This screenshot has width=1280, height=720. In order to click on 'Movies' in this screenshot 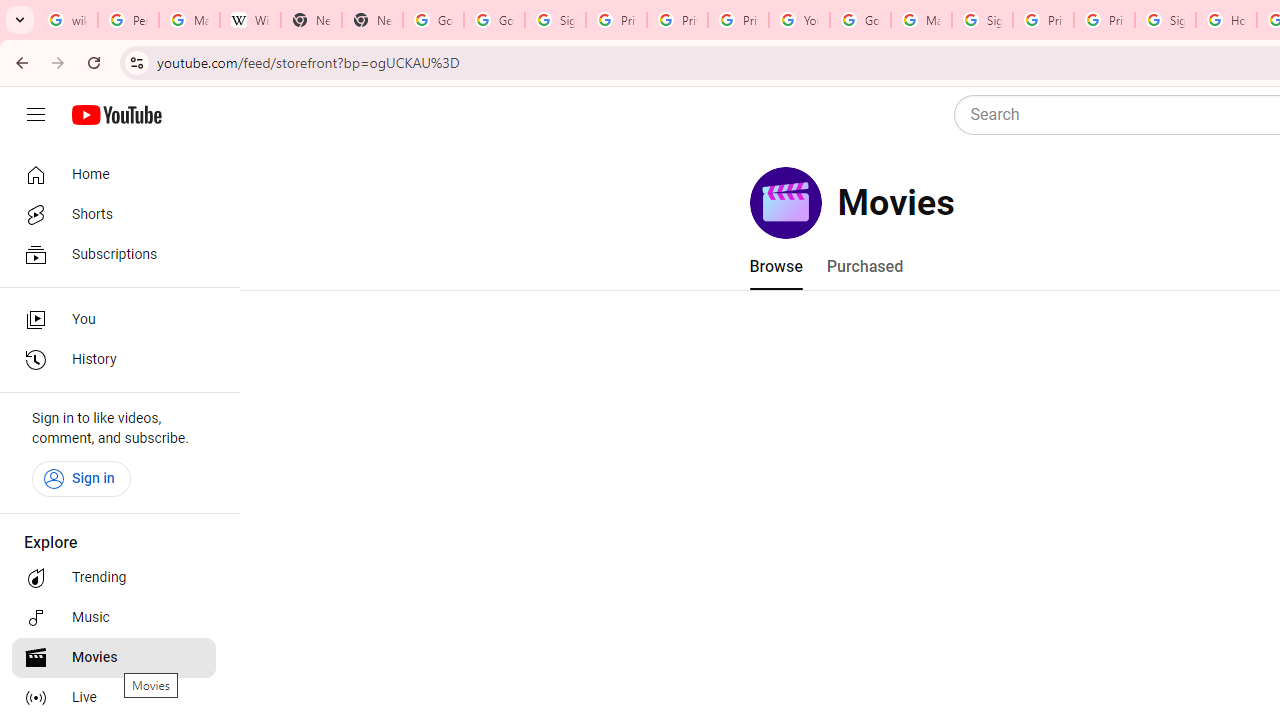, I will do `click(112, 658)`.